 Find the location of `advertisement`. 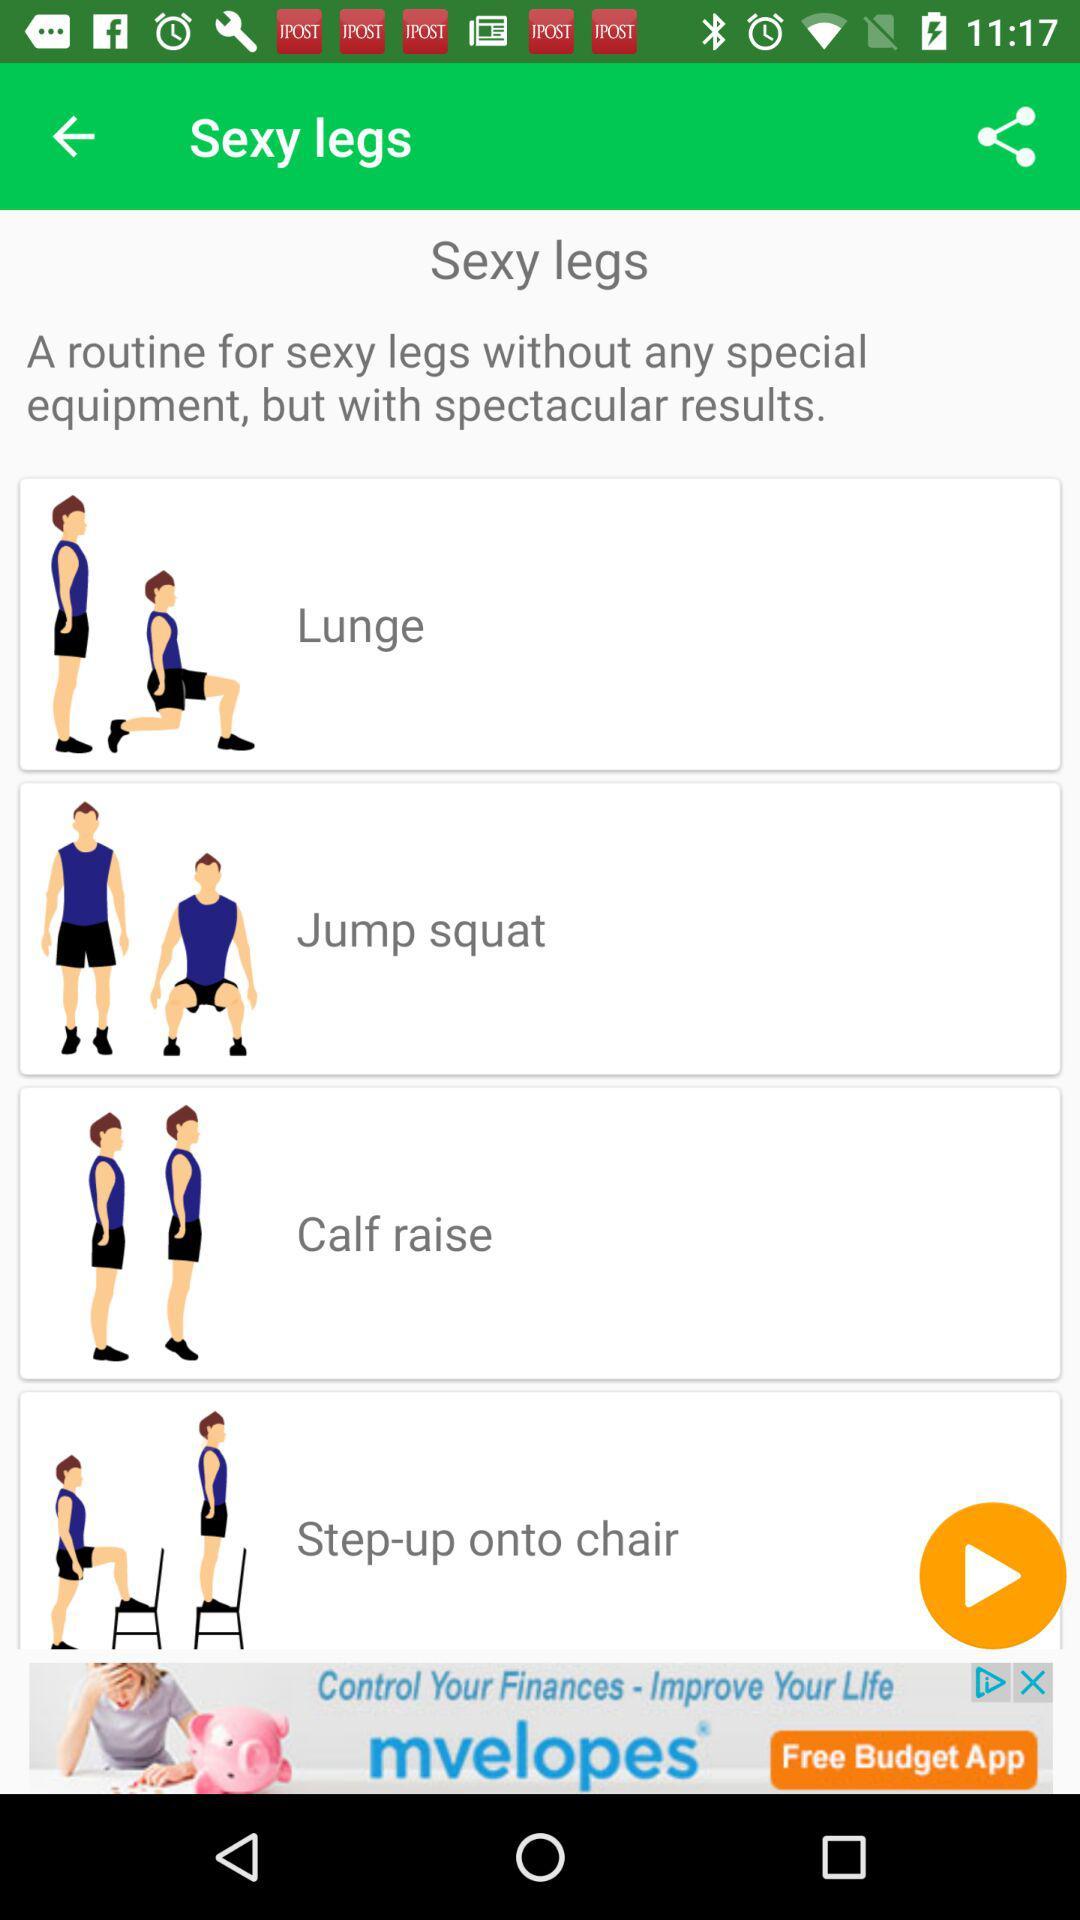

advertisement is located at coordinates (540, 1727).